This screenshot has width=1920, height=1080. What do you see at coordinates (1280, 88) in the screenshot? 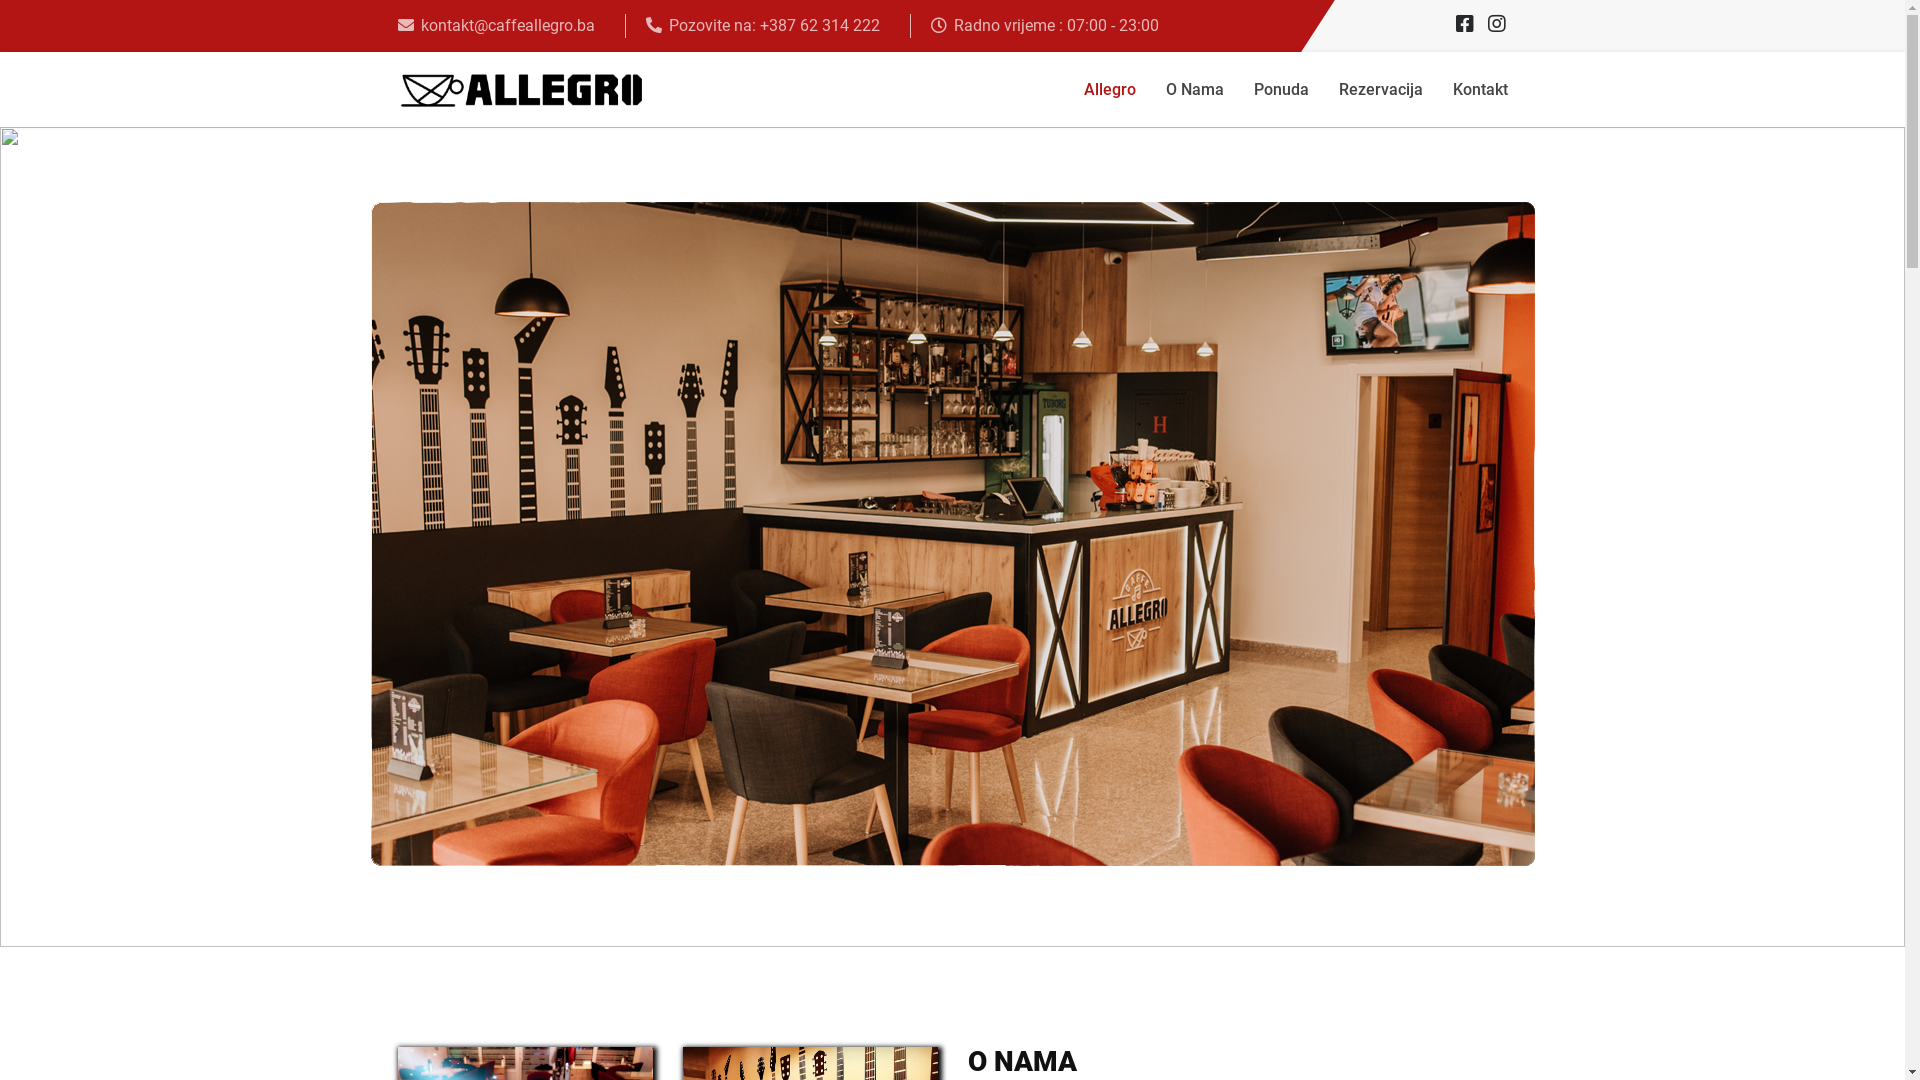
I see `'Ponuda'` at bounding box center [1280, 88].